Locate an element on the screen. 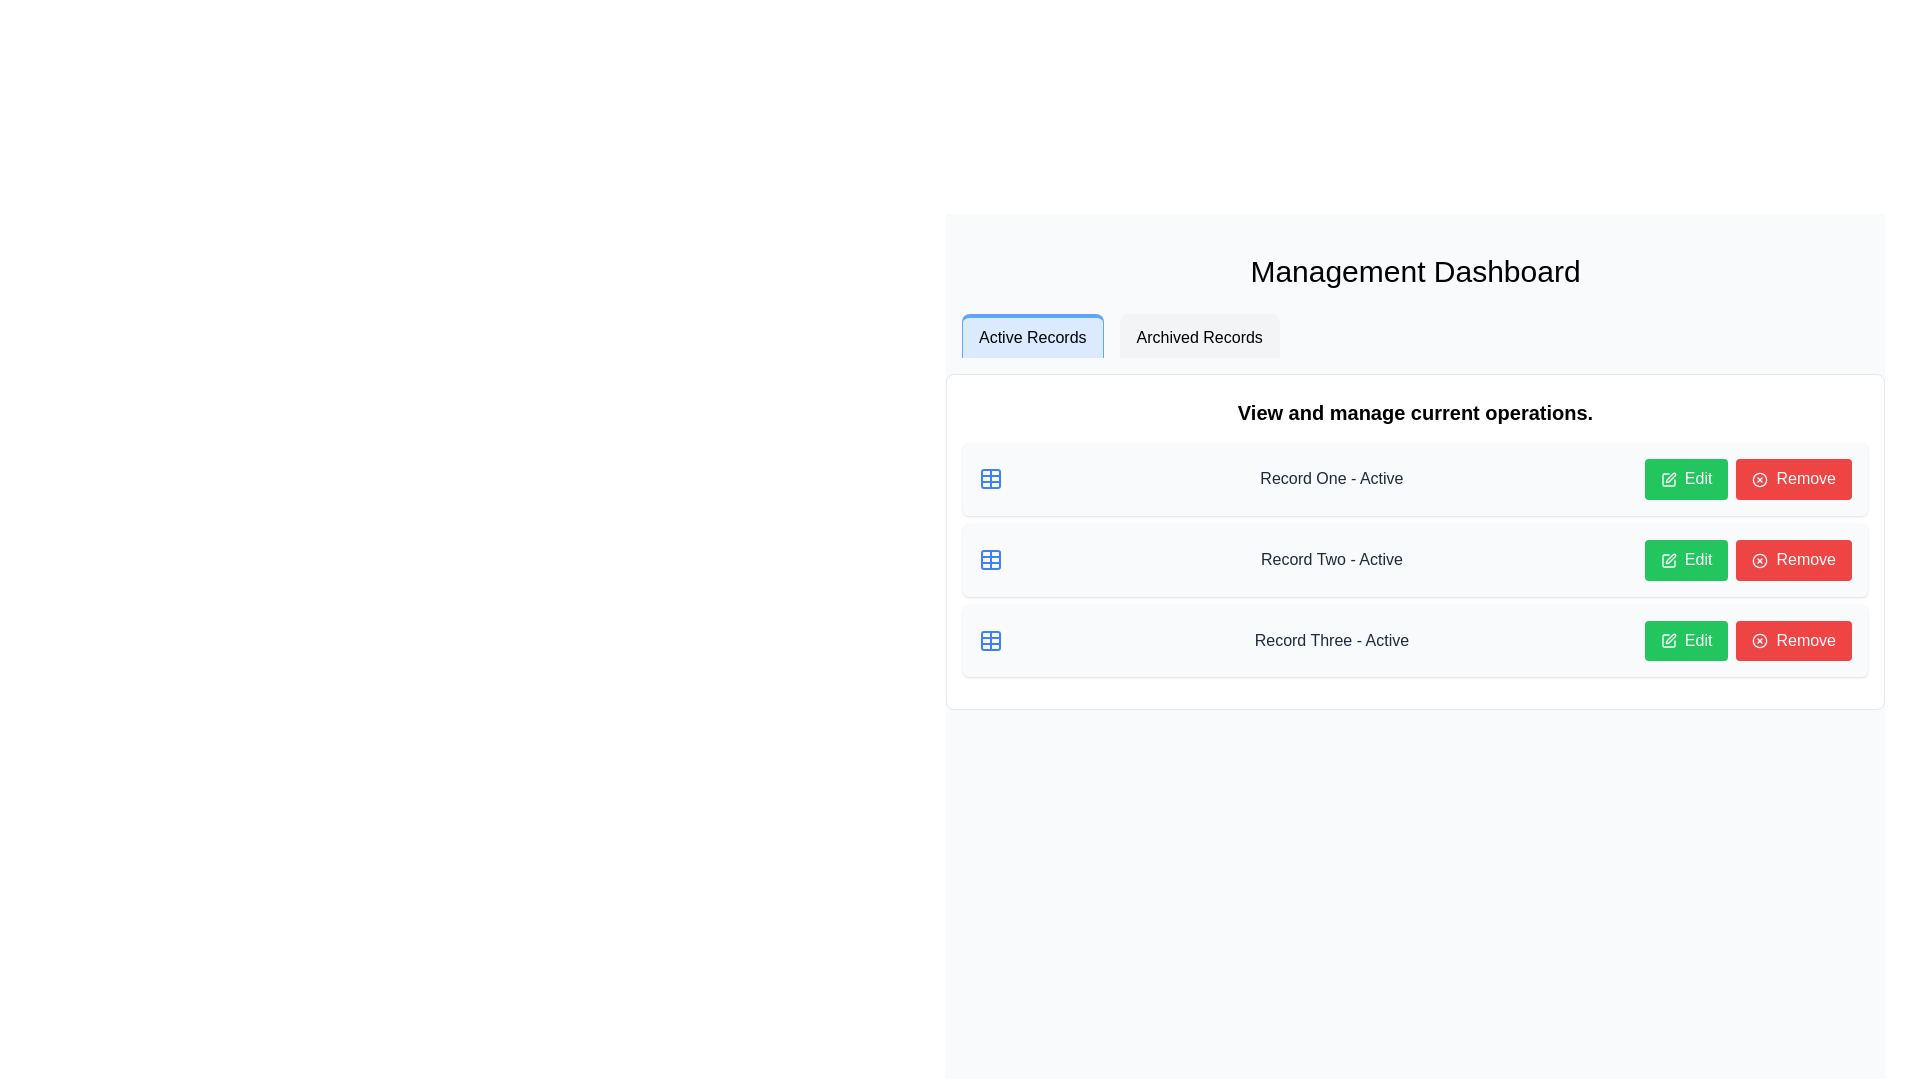  the static icon located in the second row of the records list, positioned to the left of the text 'Record Two - Active' is located at coordinates (990, 559).